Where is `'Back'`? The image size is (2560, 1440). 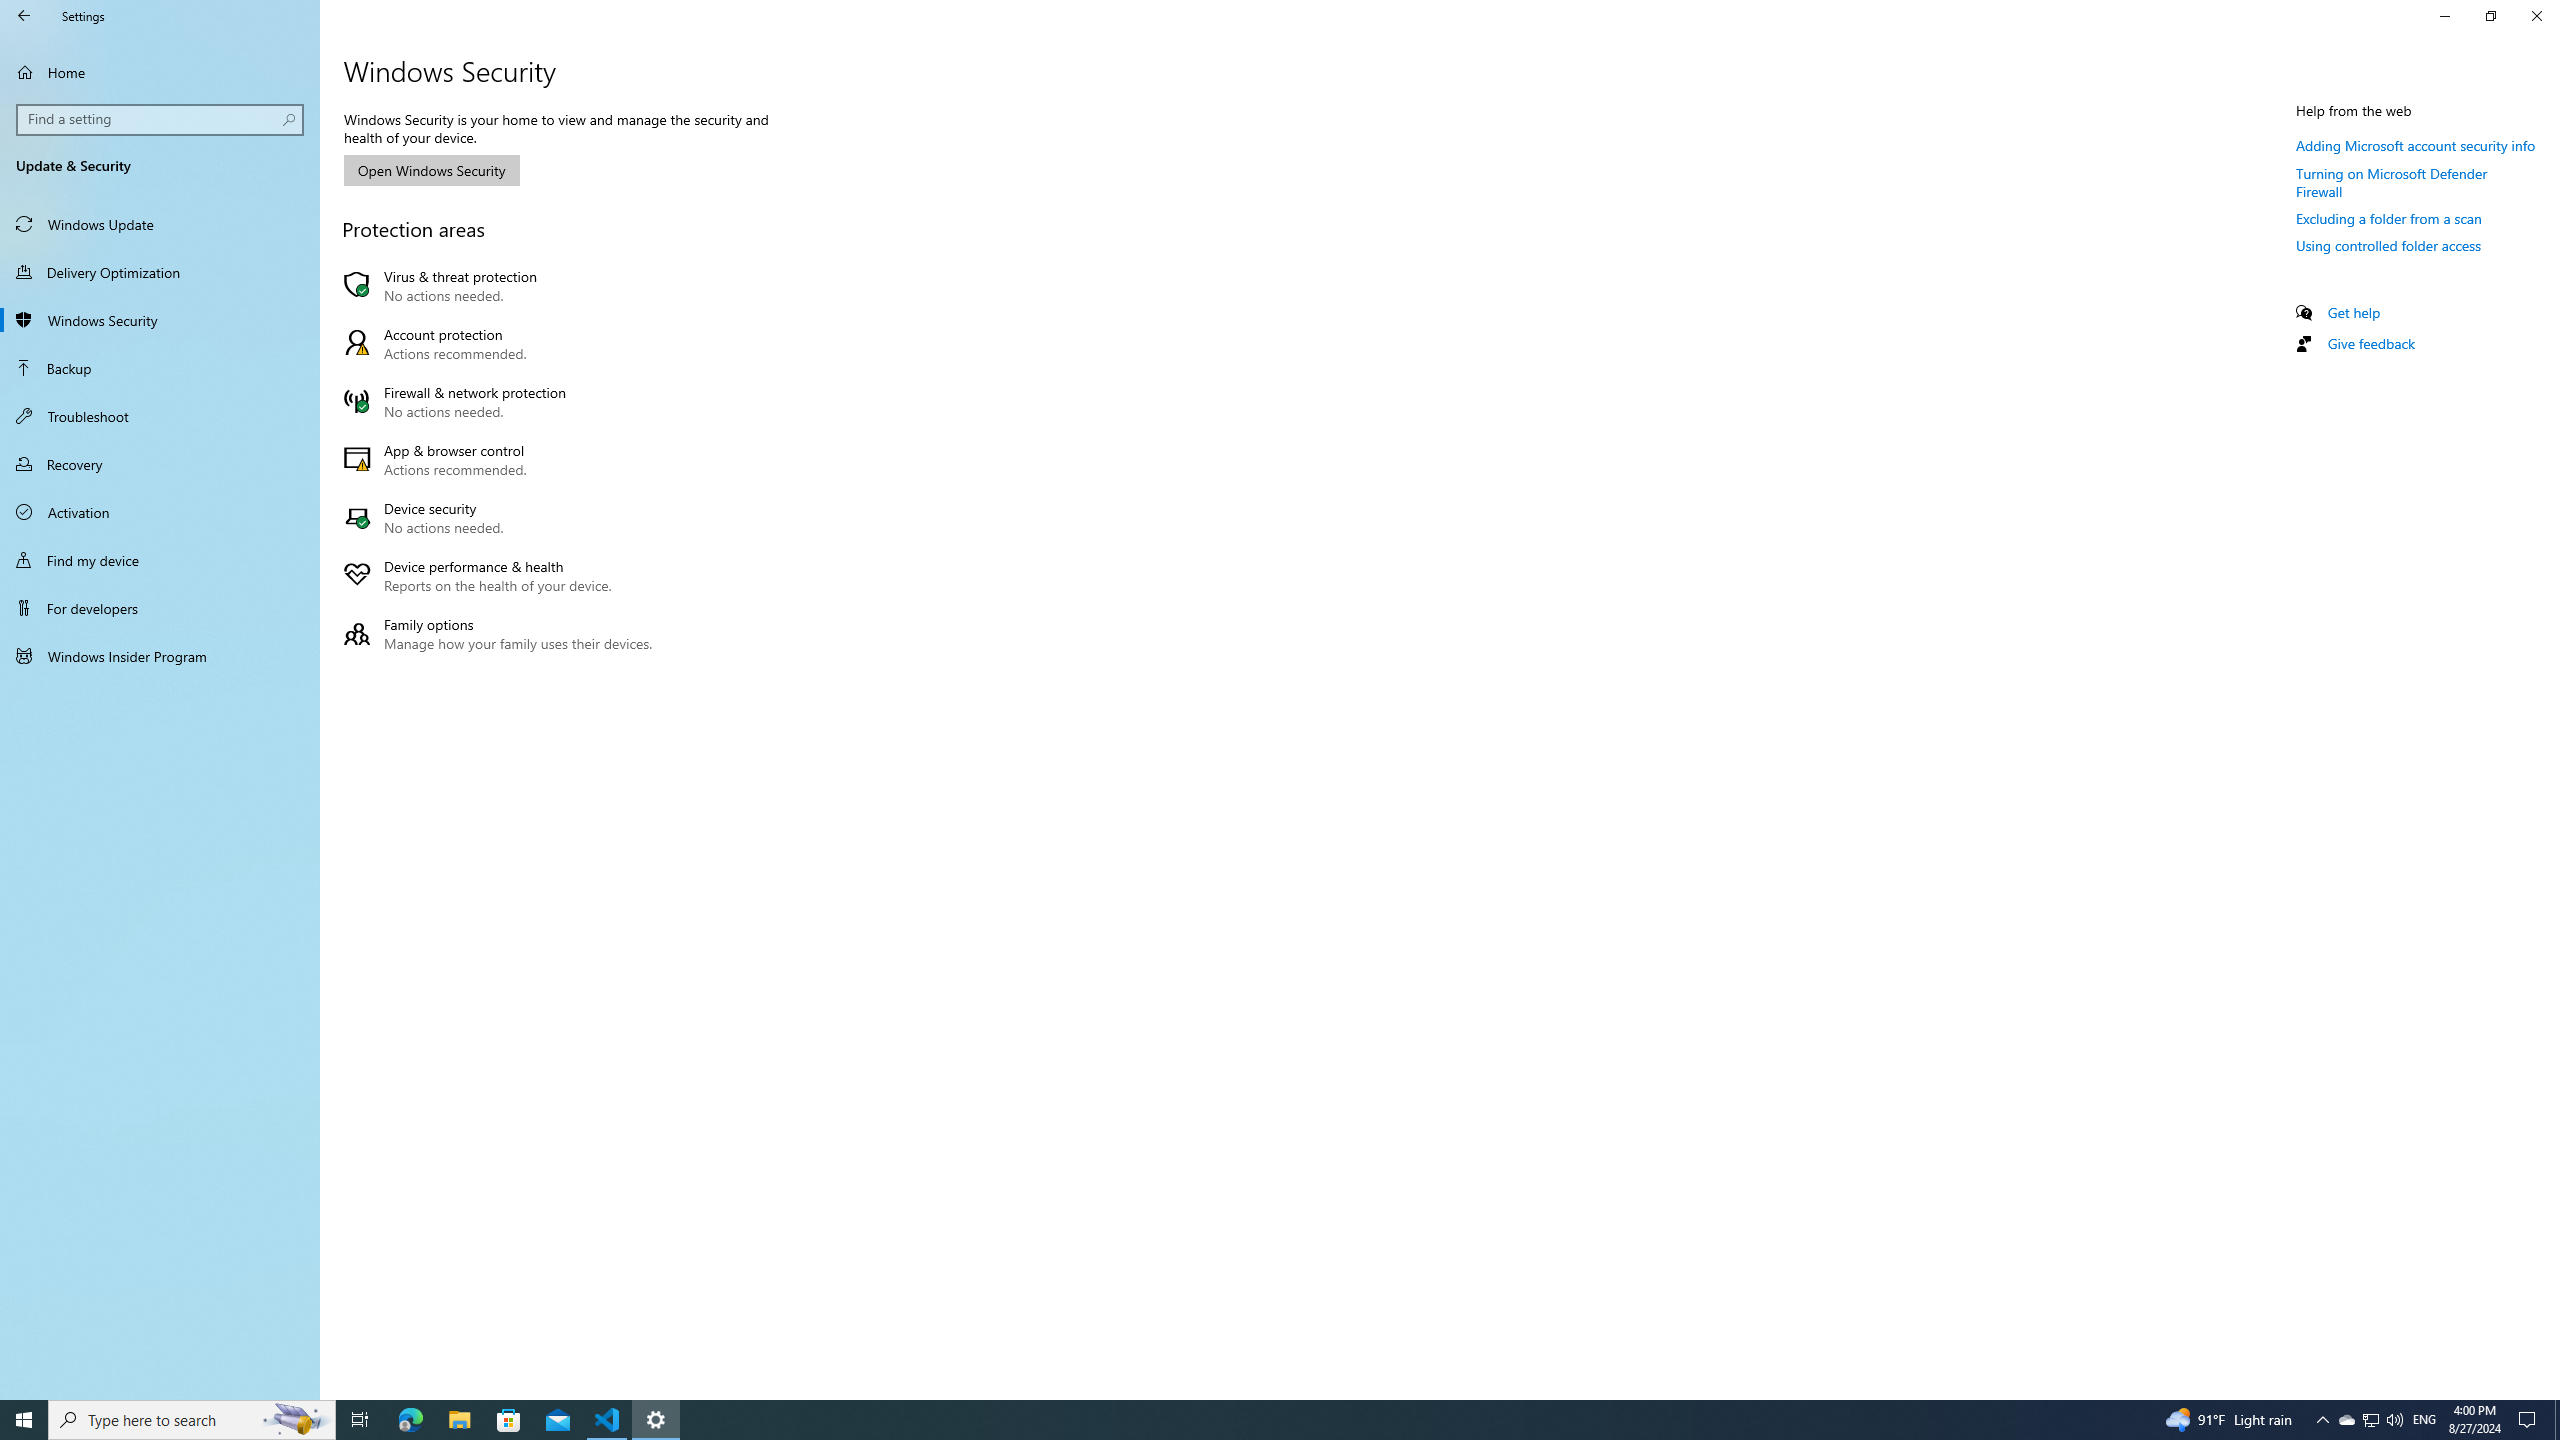
'Back' is located at coordinates (24, 15).